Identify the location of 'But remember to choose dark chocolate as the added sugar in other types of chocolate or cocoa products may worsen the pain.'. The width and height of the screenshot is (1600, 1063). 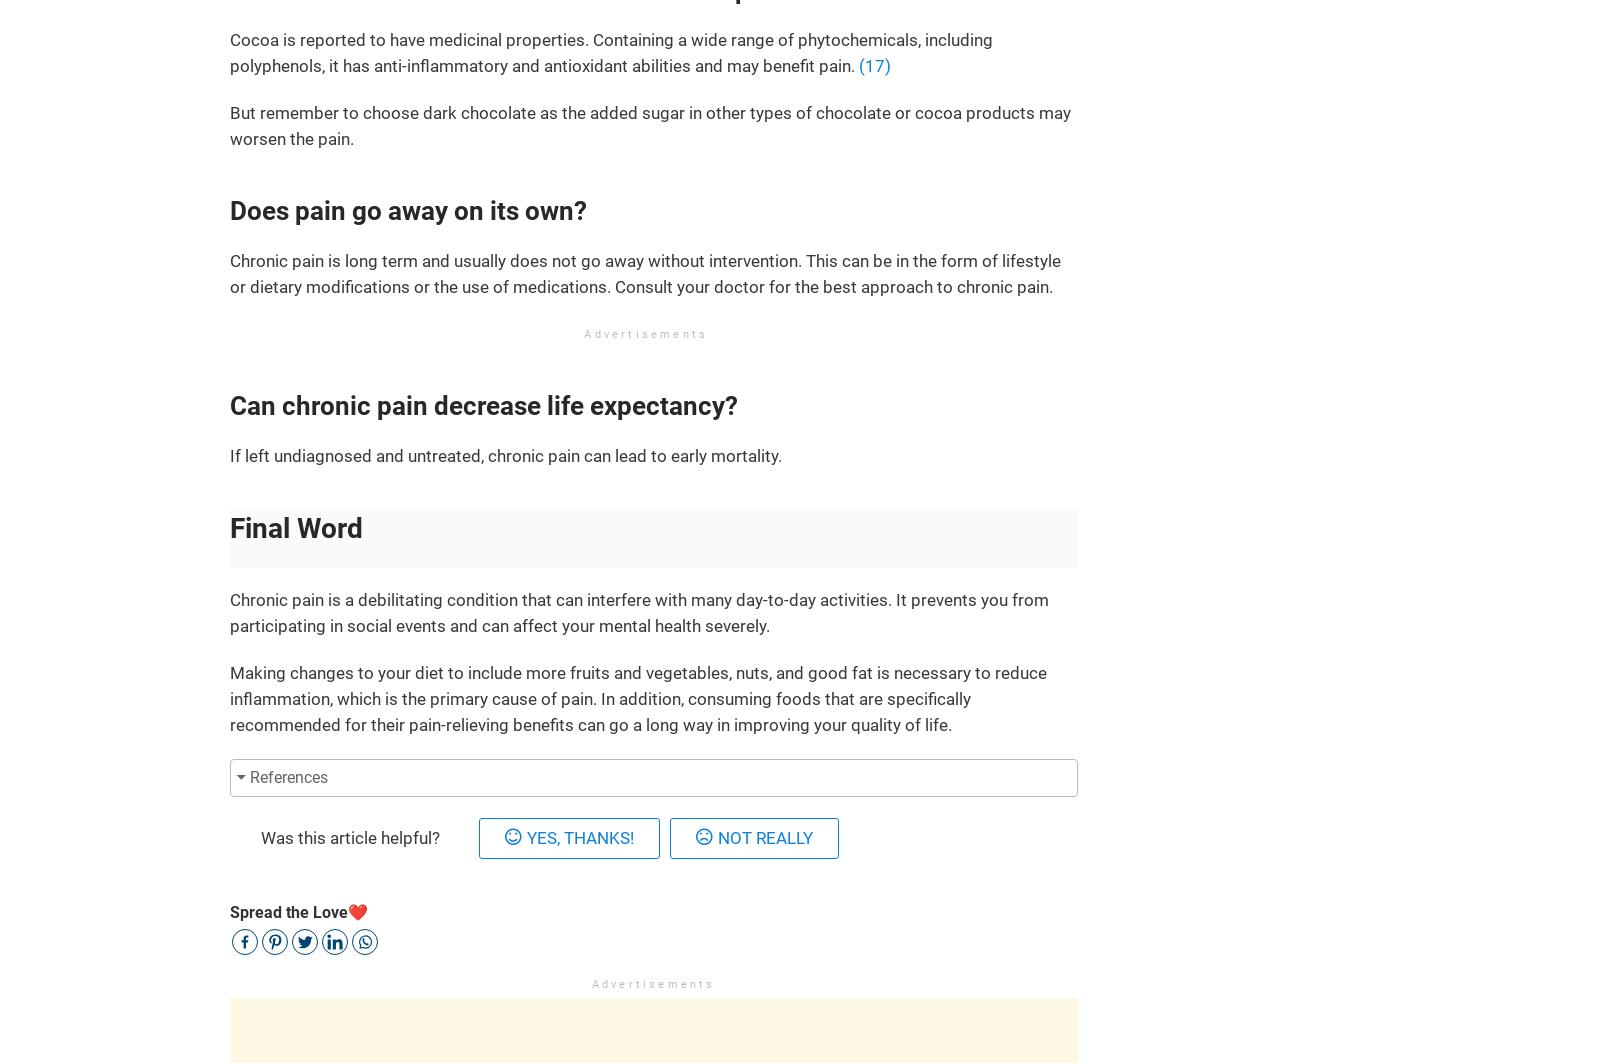
(650, 125).